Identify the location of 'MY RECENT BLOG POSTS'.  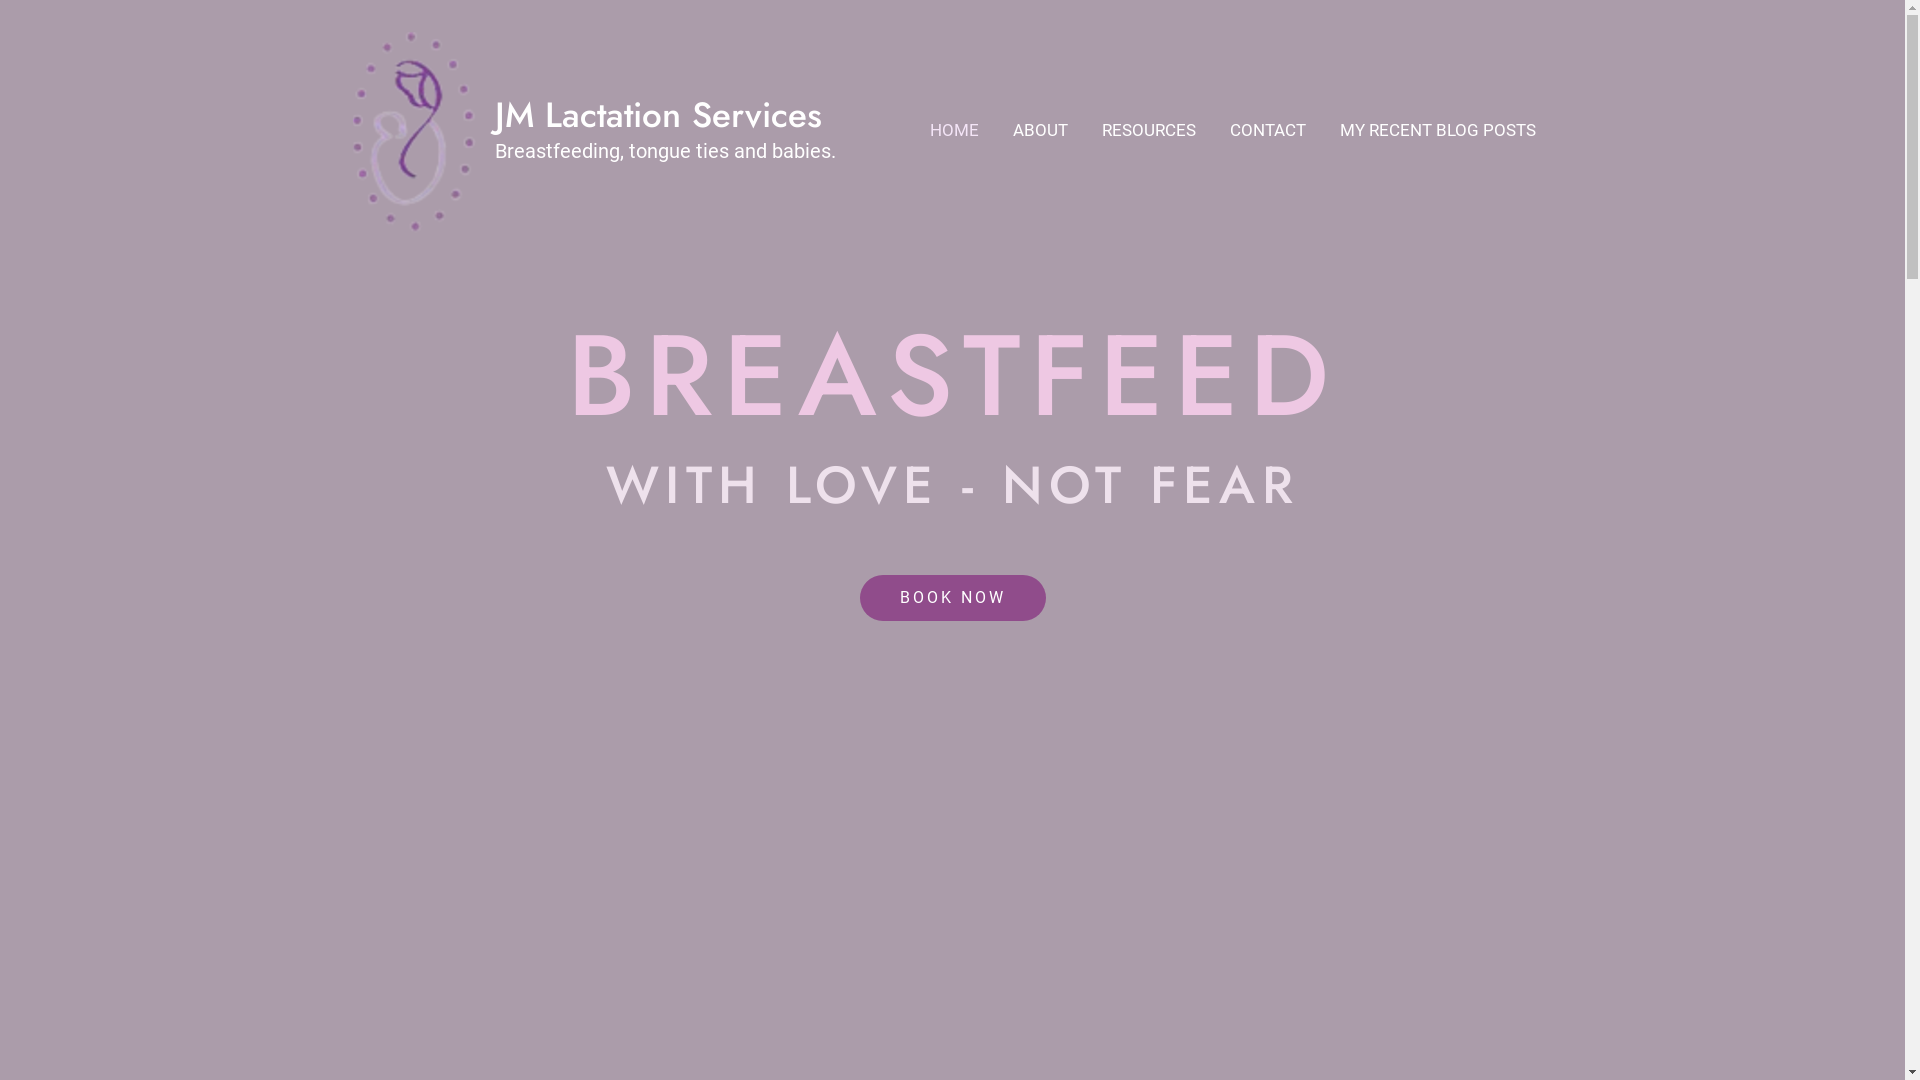
(1435, 130).